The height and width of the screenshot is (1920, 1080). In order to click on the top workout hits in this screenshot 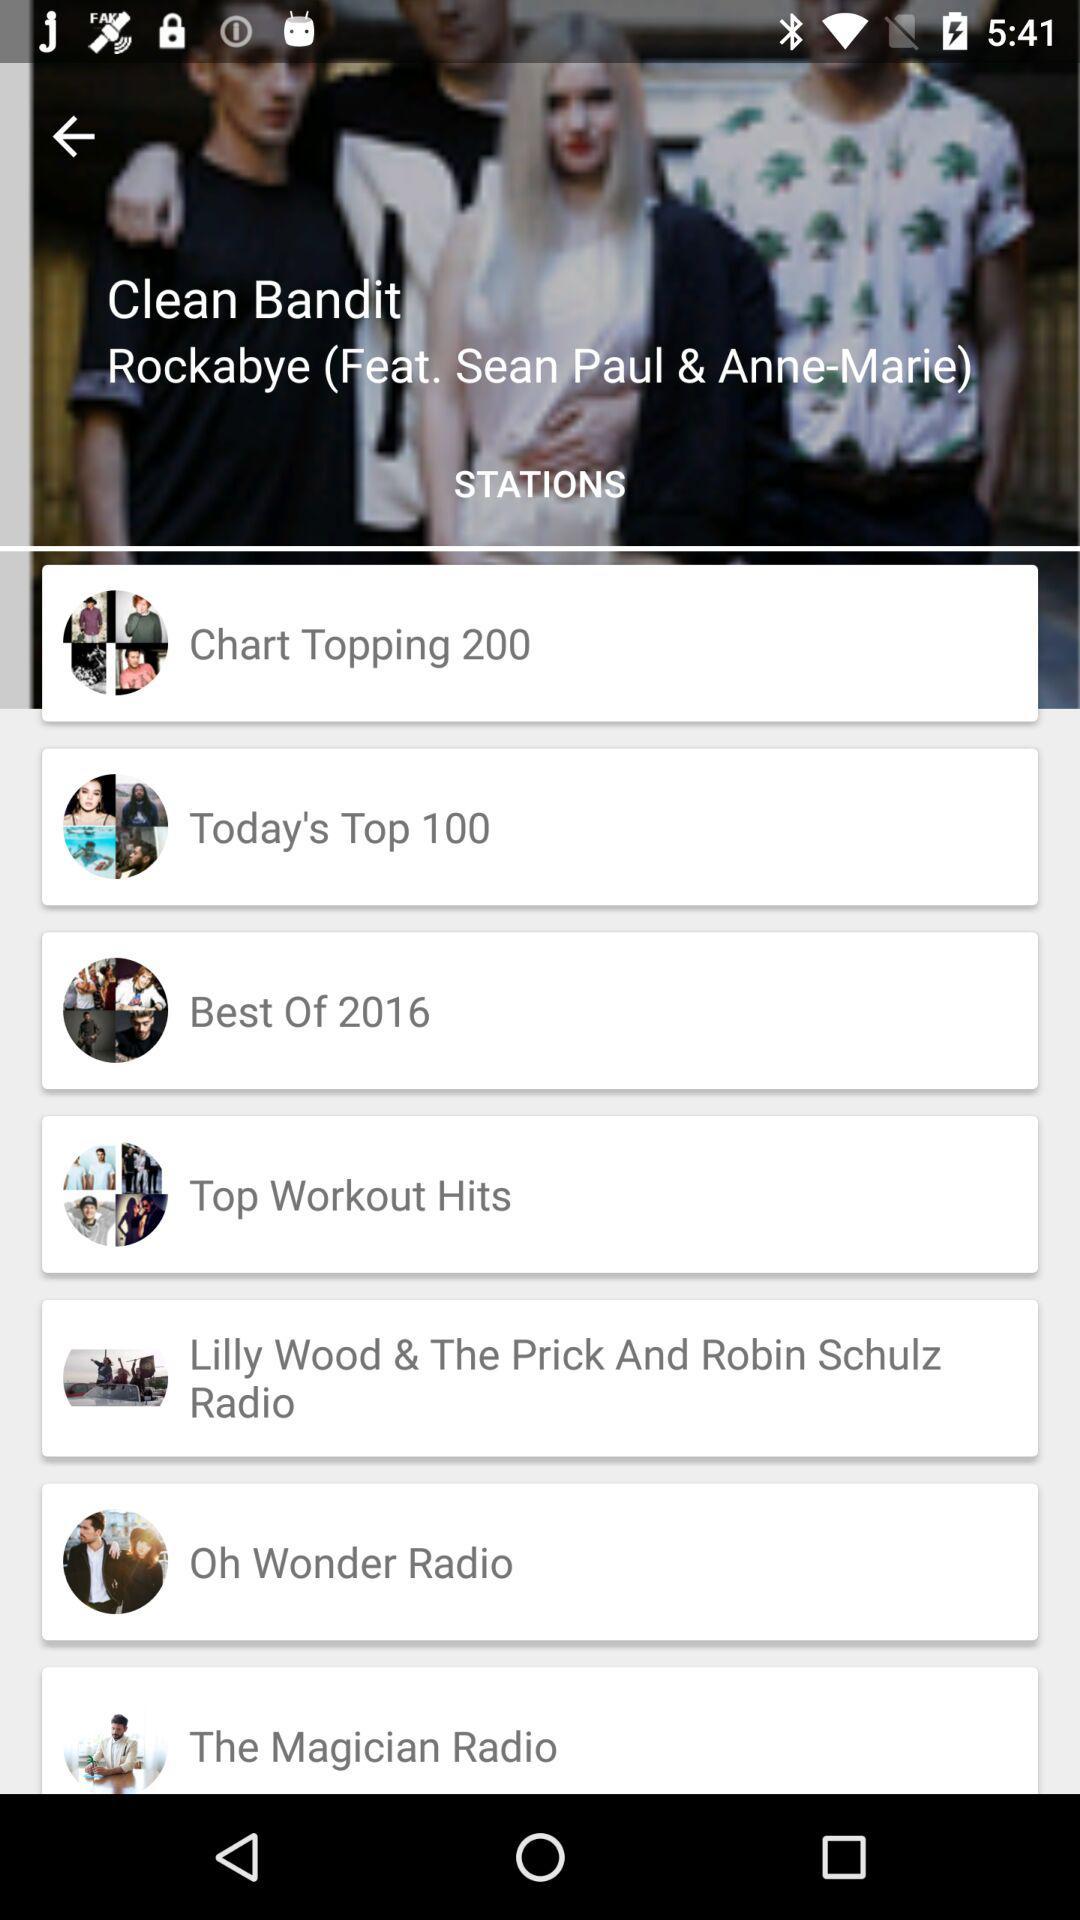, I will do `click(540, 1194)`.